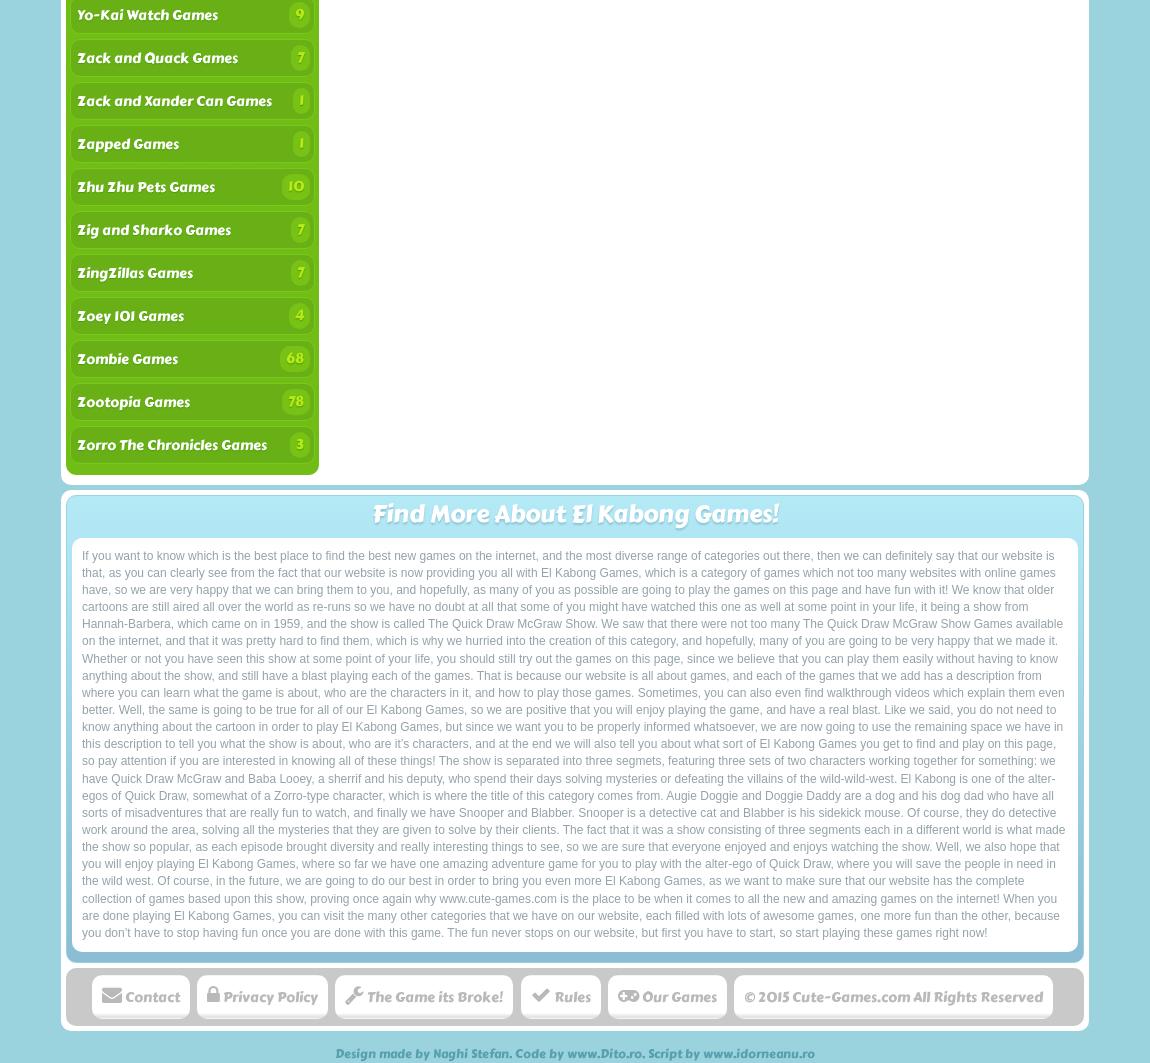 Image resolution: width=1150 pixels, height=1063 pixels. What do you see at coordinates (152, 230) in the screenshot?
I see `'Zig and Sharko Games'` at bounding box center [152, 230].